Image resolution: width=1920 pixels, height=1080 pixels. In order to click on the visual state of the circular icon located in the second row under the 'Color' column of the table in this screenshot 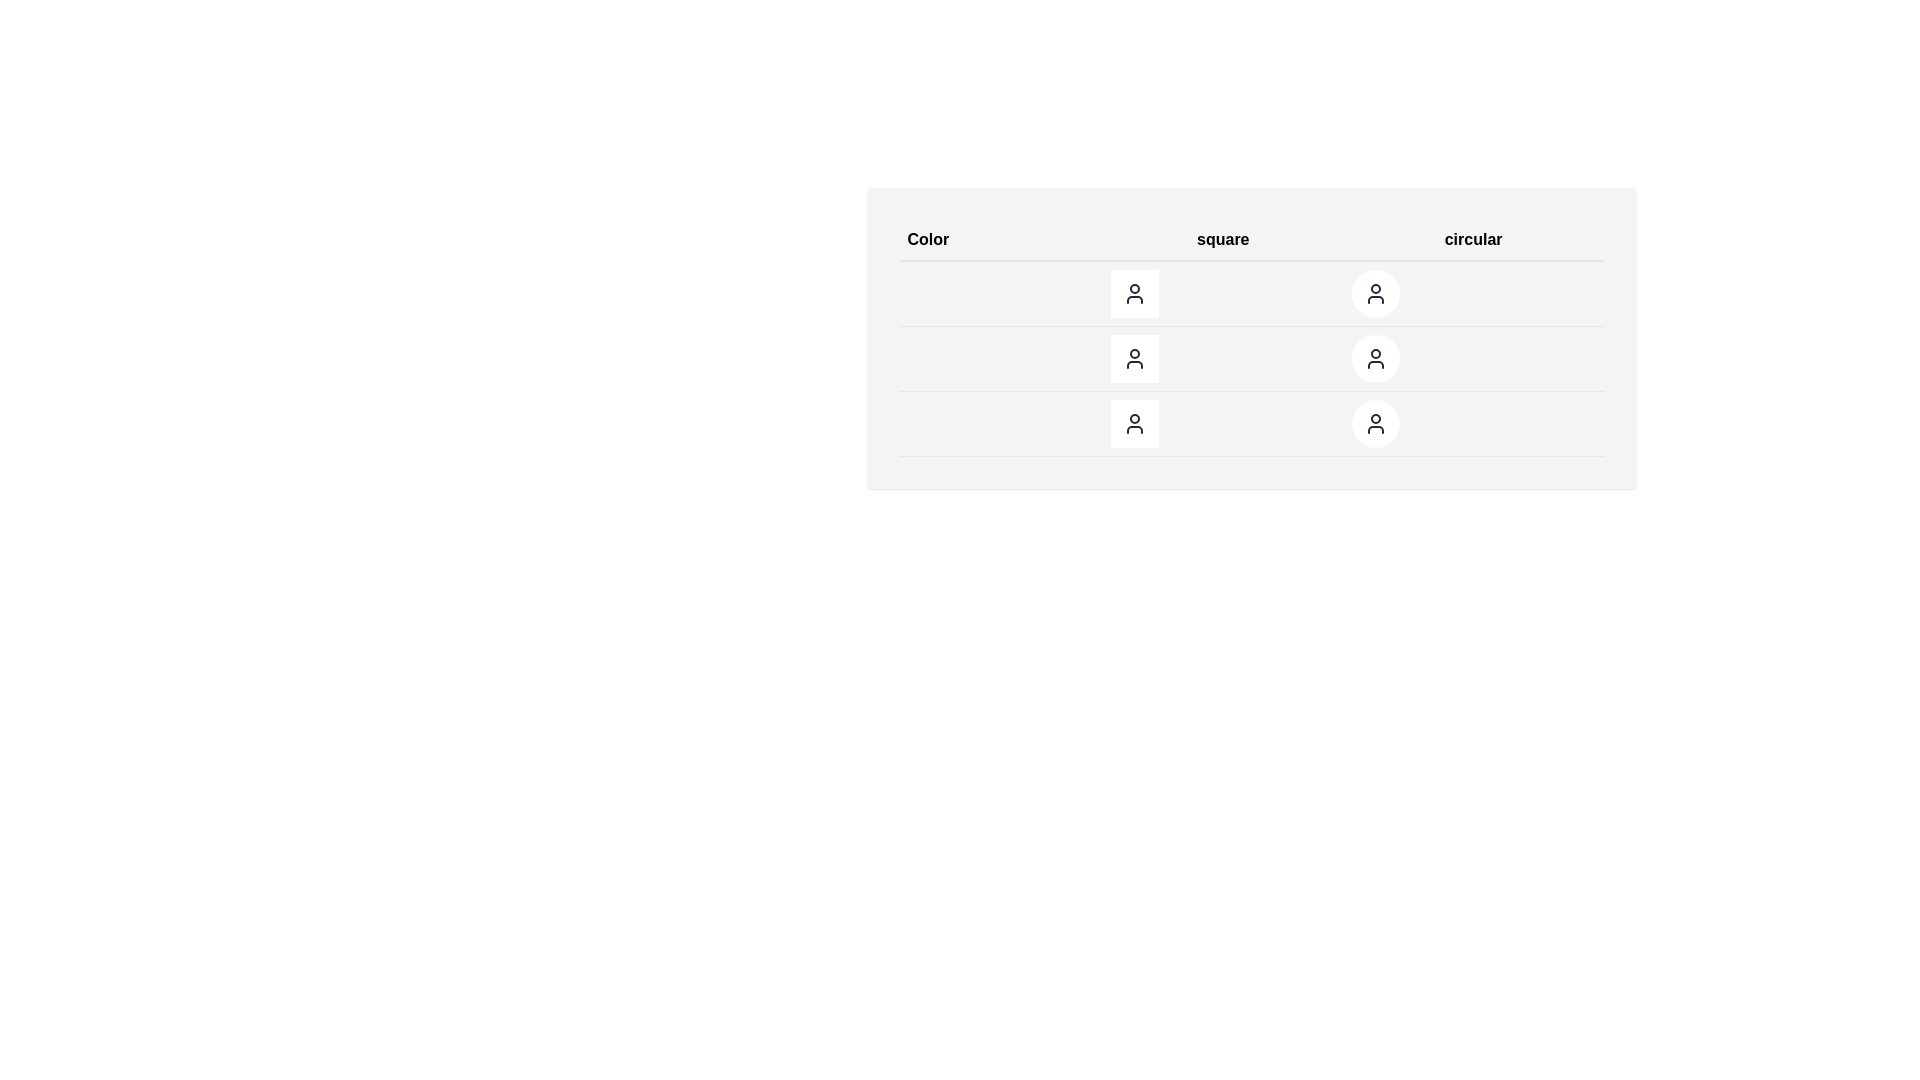, I will do `click(922, 357)`.